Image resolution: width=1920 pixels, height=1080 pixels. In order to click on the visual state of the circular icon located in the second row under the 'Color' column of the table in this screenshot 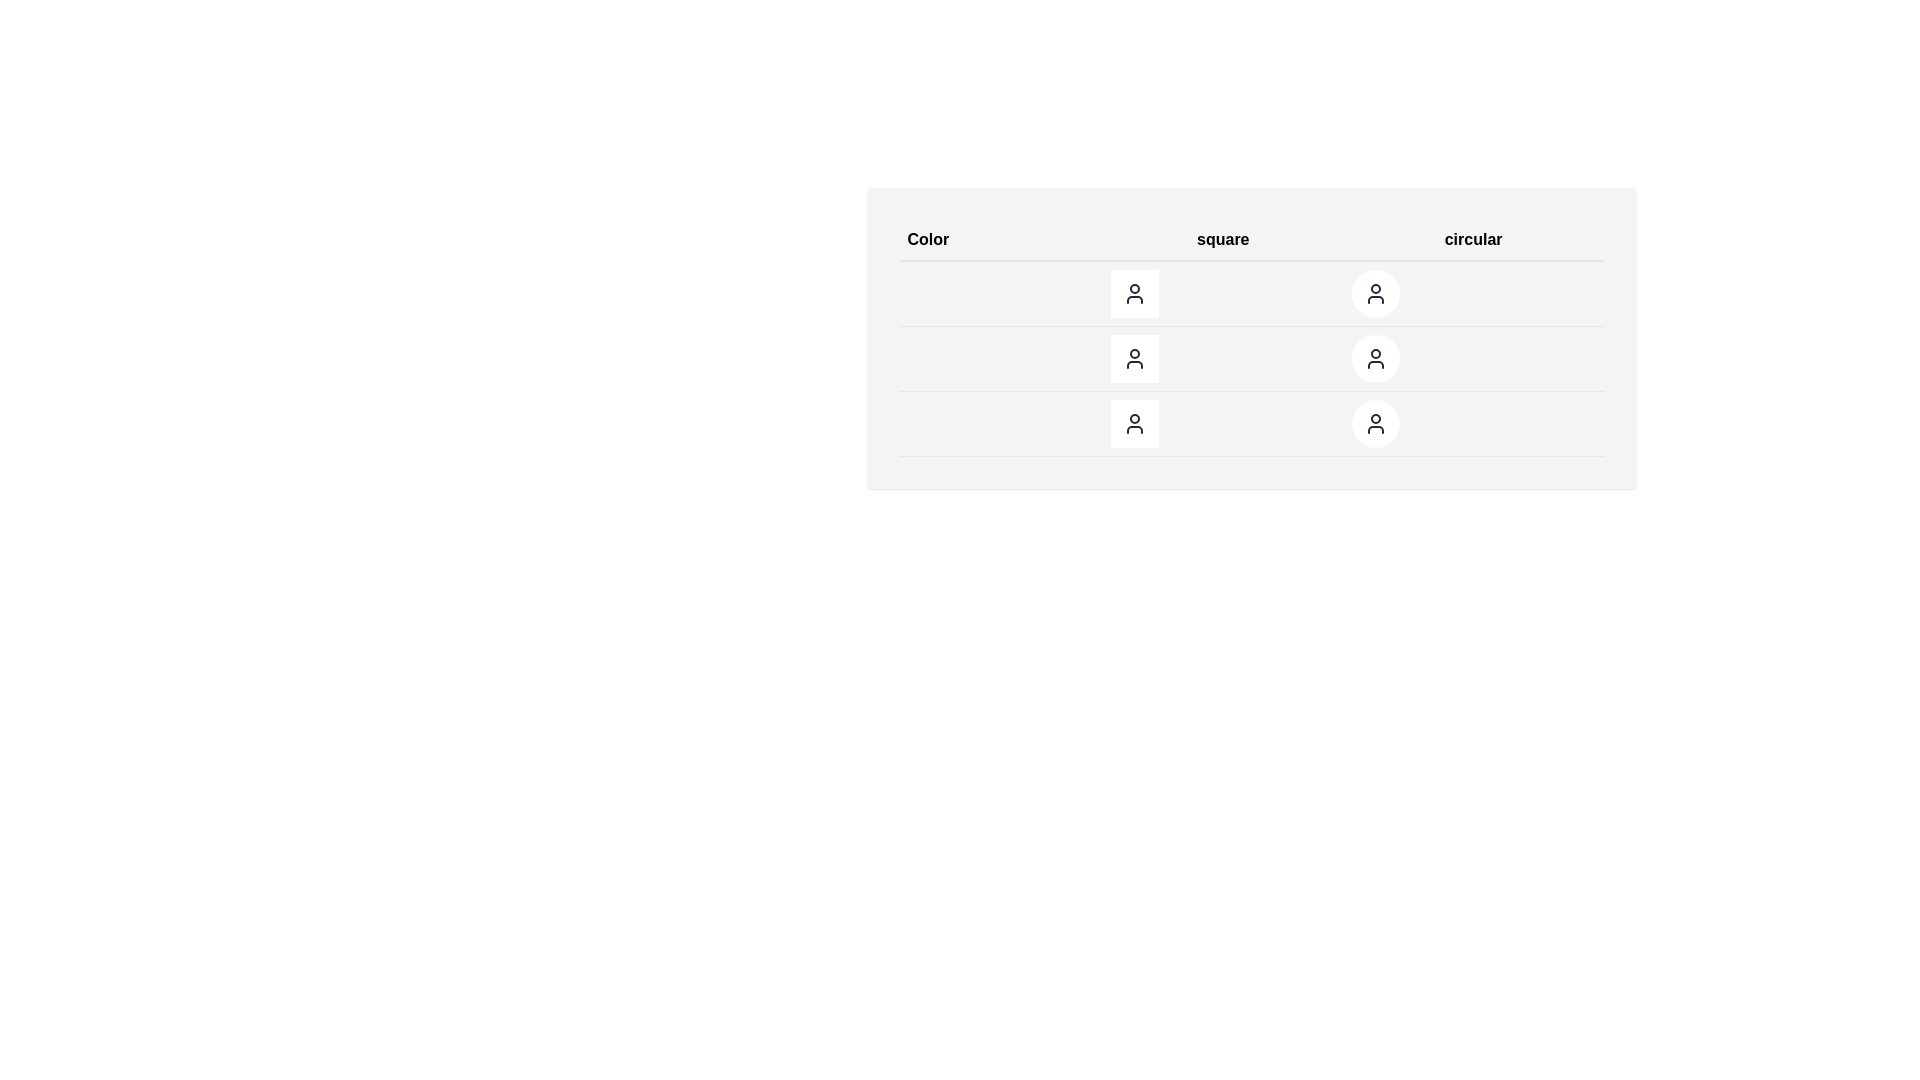, I will do `click(922, 357)`.